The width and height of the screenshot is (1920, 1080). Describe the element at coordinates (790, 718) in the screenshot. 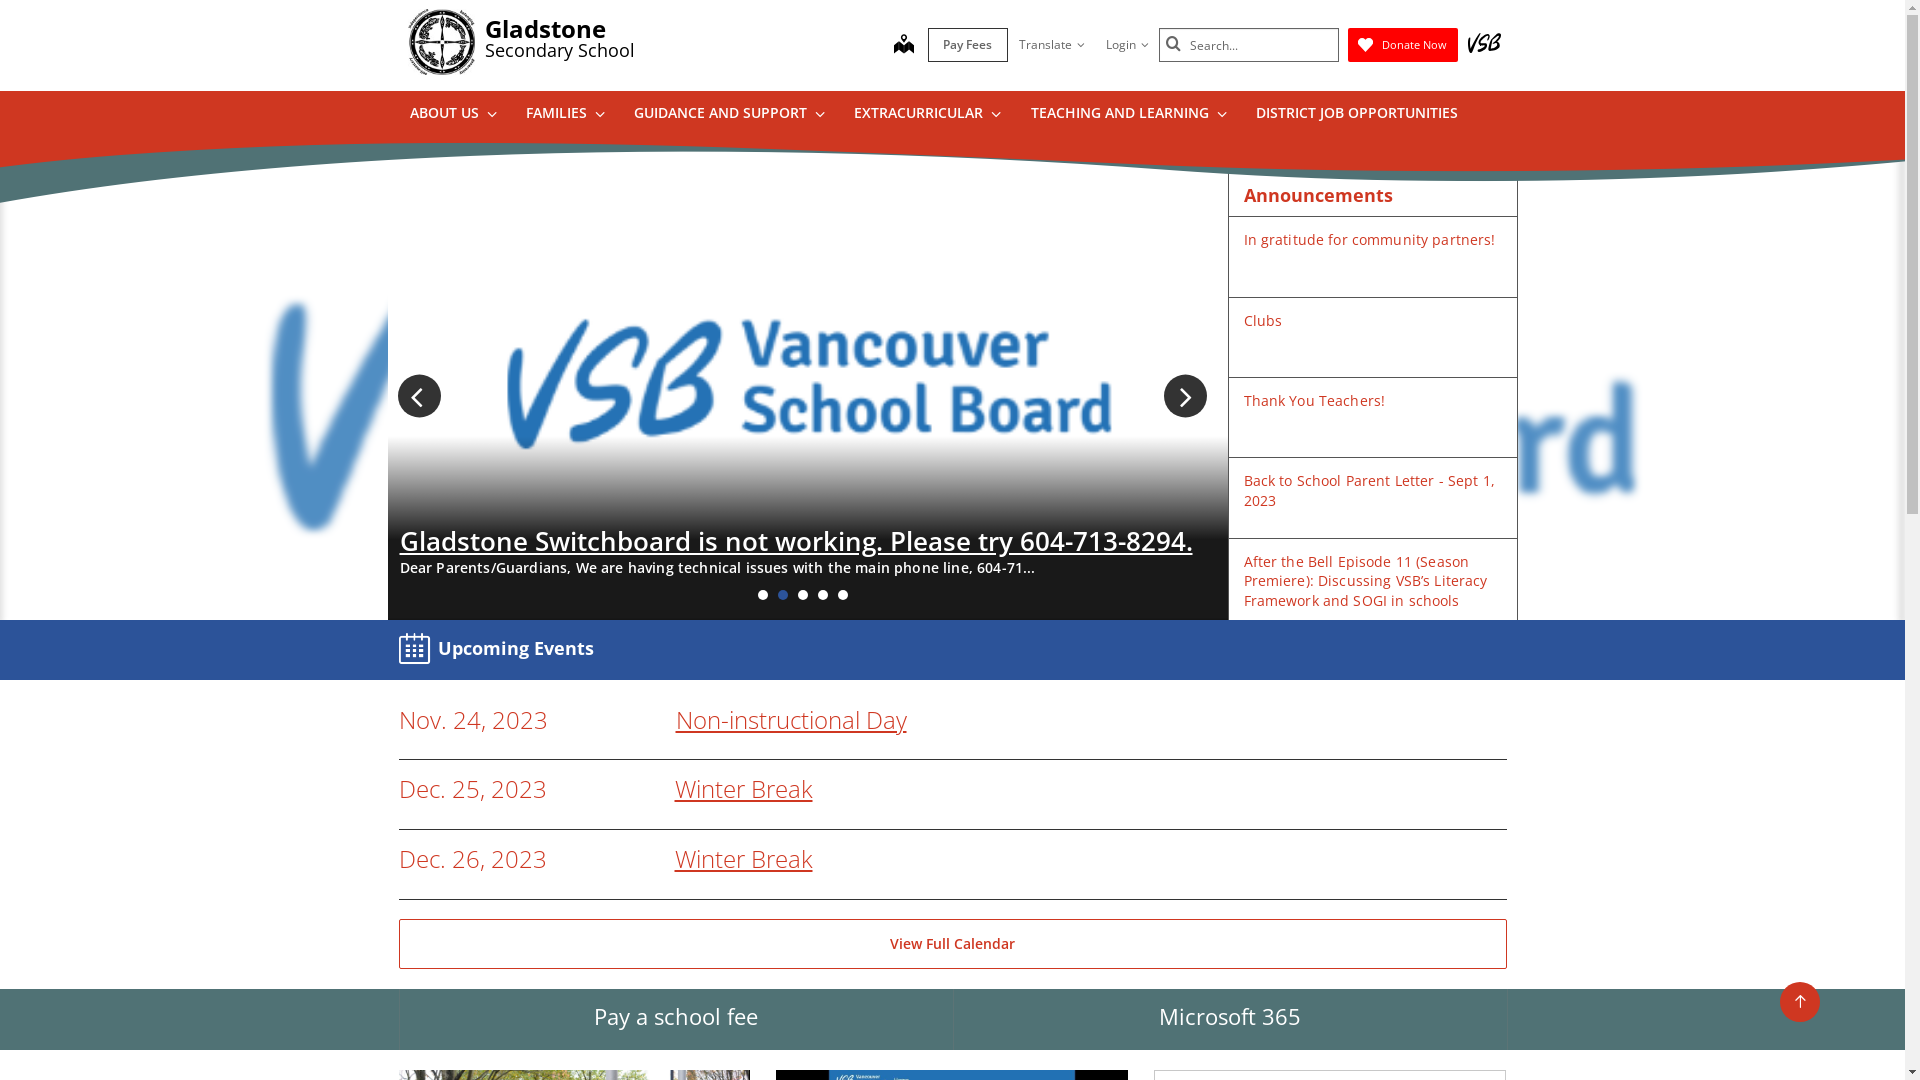

I see `'Non-instructional Day'` at that location.